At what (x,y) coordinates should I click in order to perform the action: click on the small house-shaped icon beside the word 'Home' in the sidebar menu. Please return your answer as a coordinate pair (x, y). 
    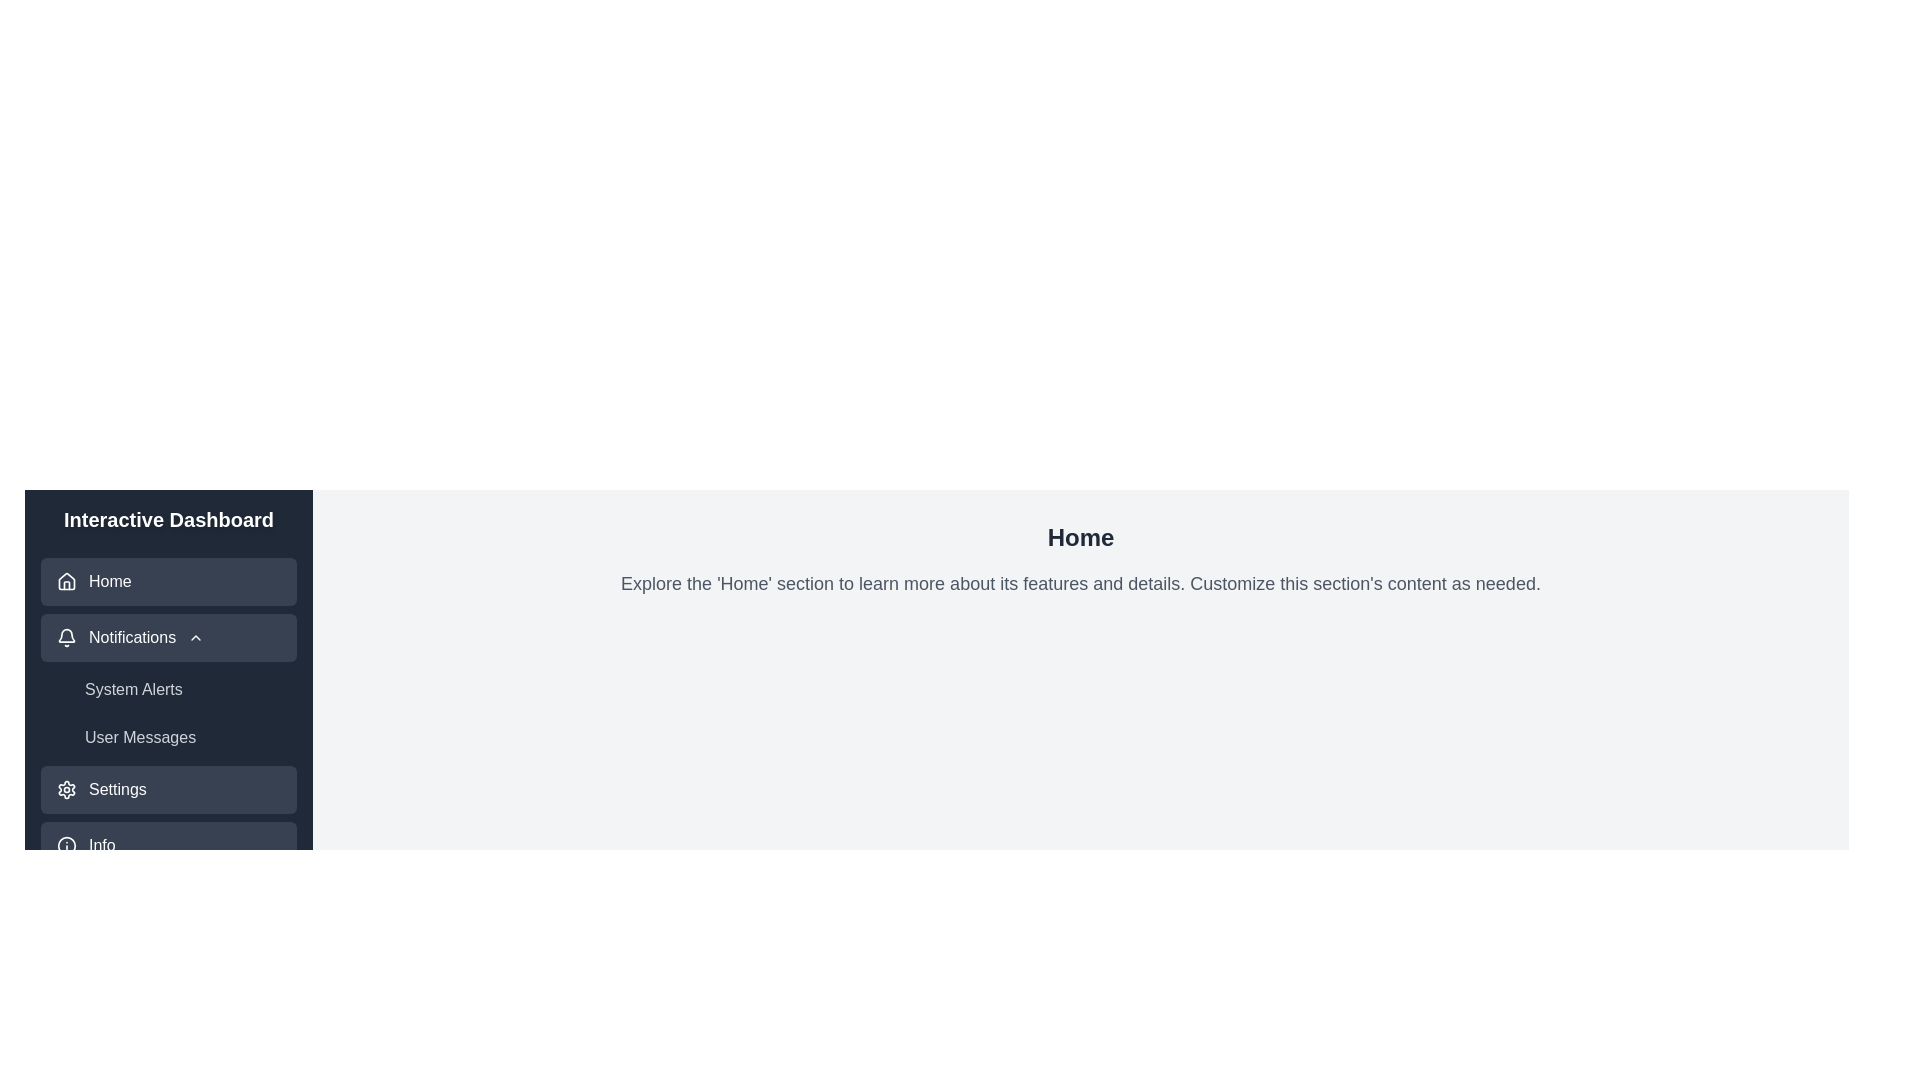
    Looking at the image, I should click on (67, 582).